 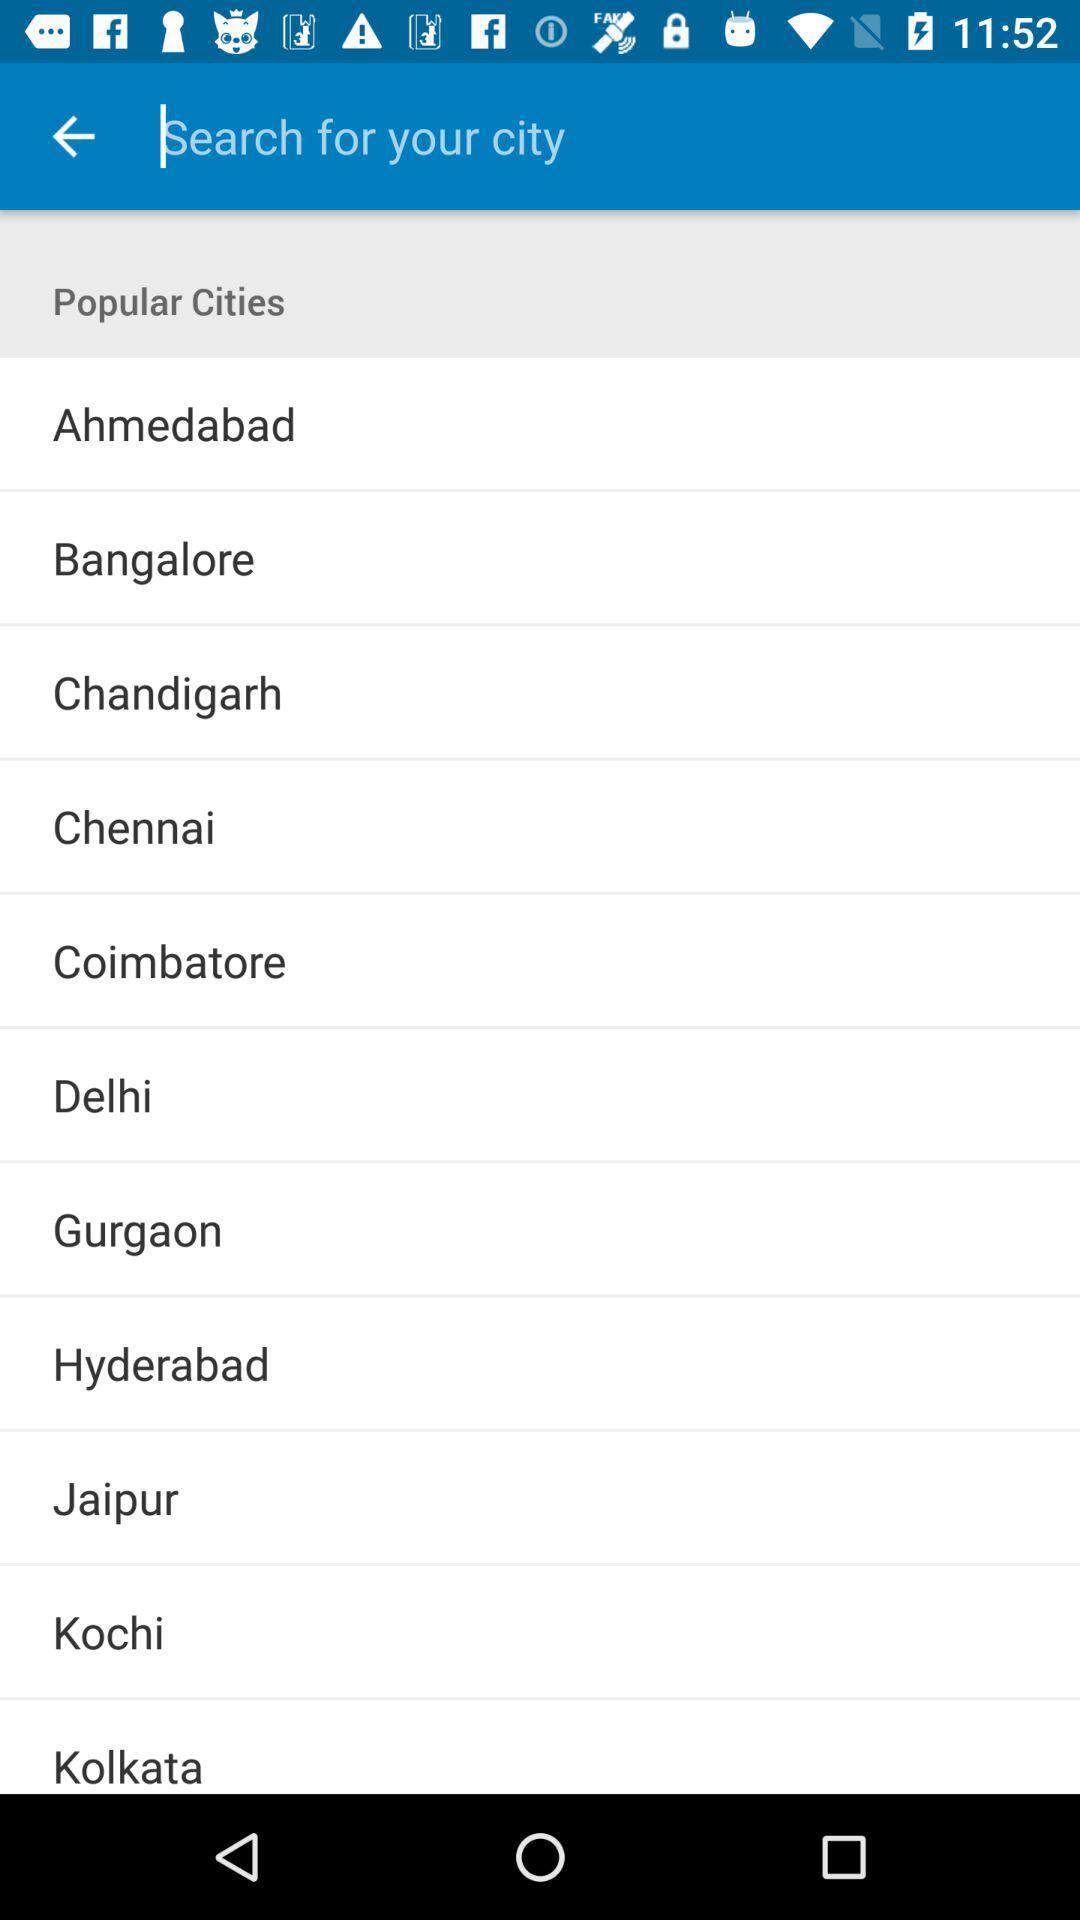 I want to click on the icon below the chandigarh item, so click(x=540, y=757).